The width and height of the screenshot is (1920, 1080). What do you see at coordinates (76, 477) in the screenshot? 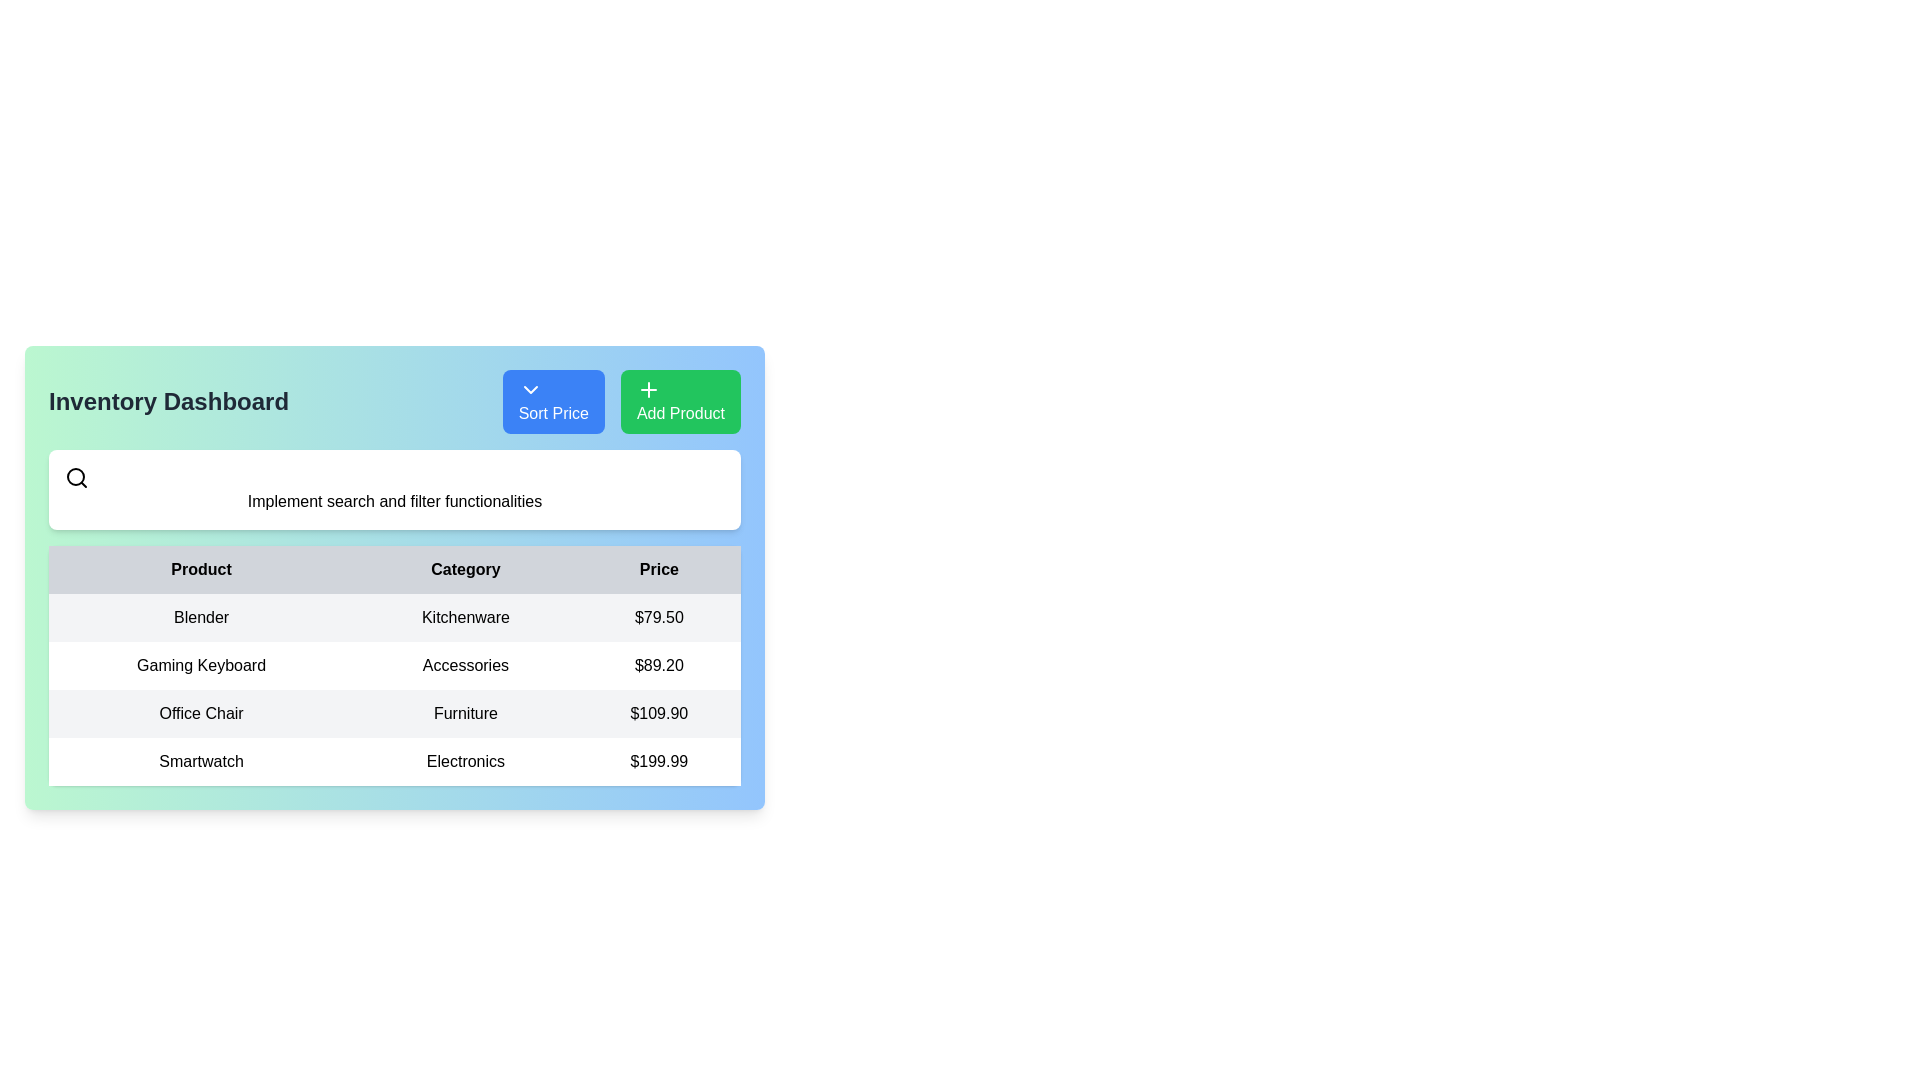
I see `the search icon by clicking on the circular magnifying glass lens located at the top left of the application interface` at bounding box center [76, 477].